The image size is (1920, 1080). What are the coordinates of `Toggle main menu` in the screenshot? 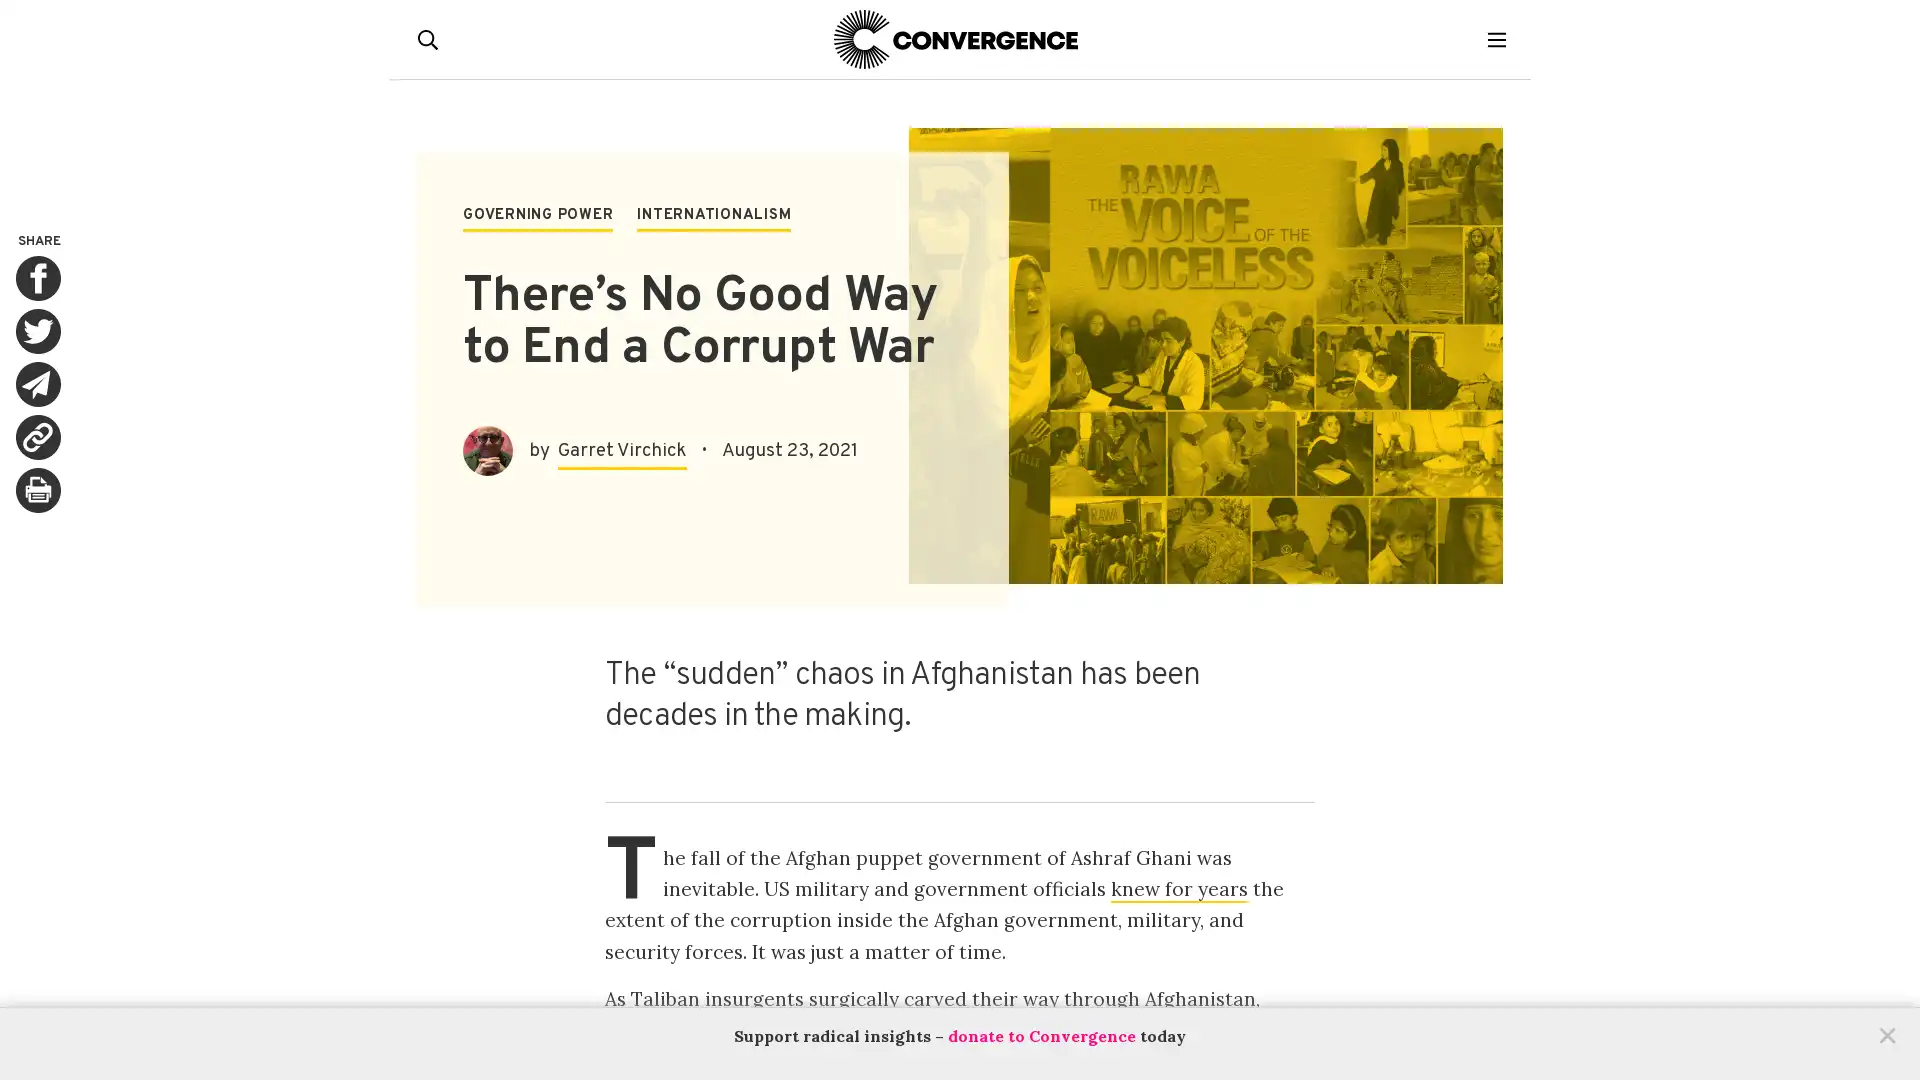 It's located at (1502, 38).